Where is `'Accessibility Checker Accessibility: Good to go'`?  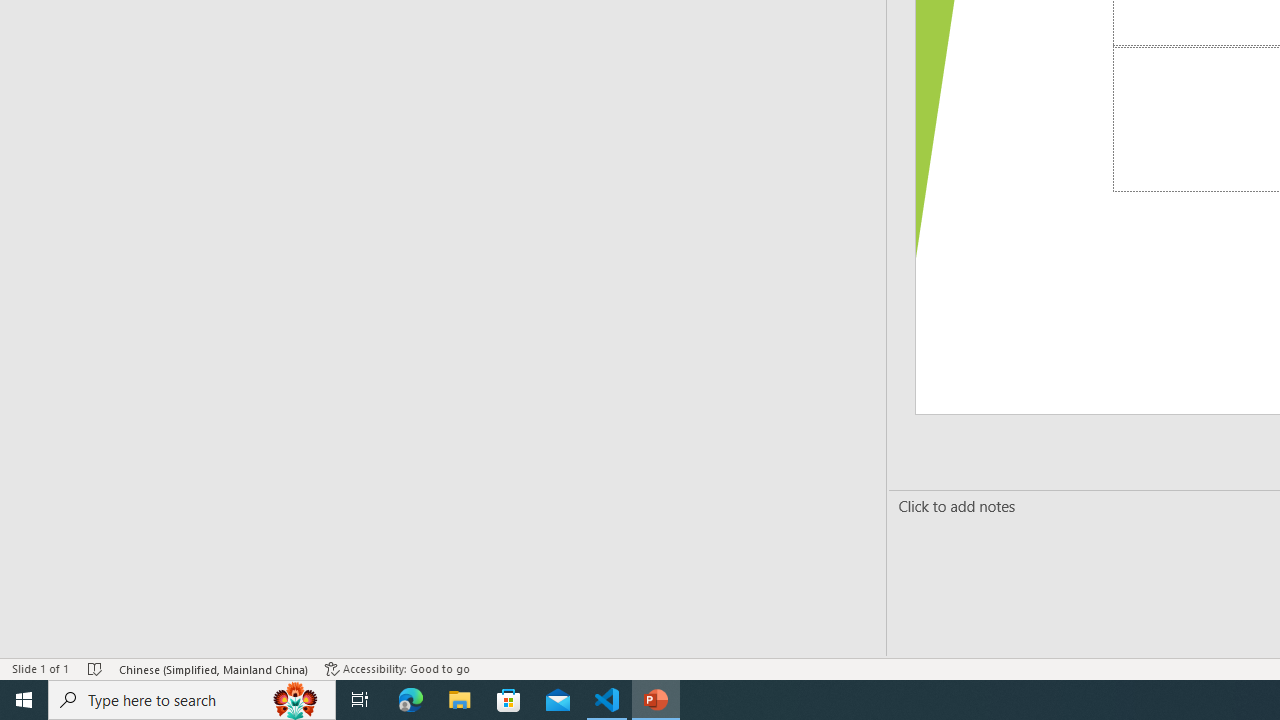
'Accessibility Checker Accessibility: Good to go' is located at coordinates (397, 669).